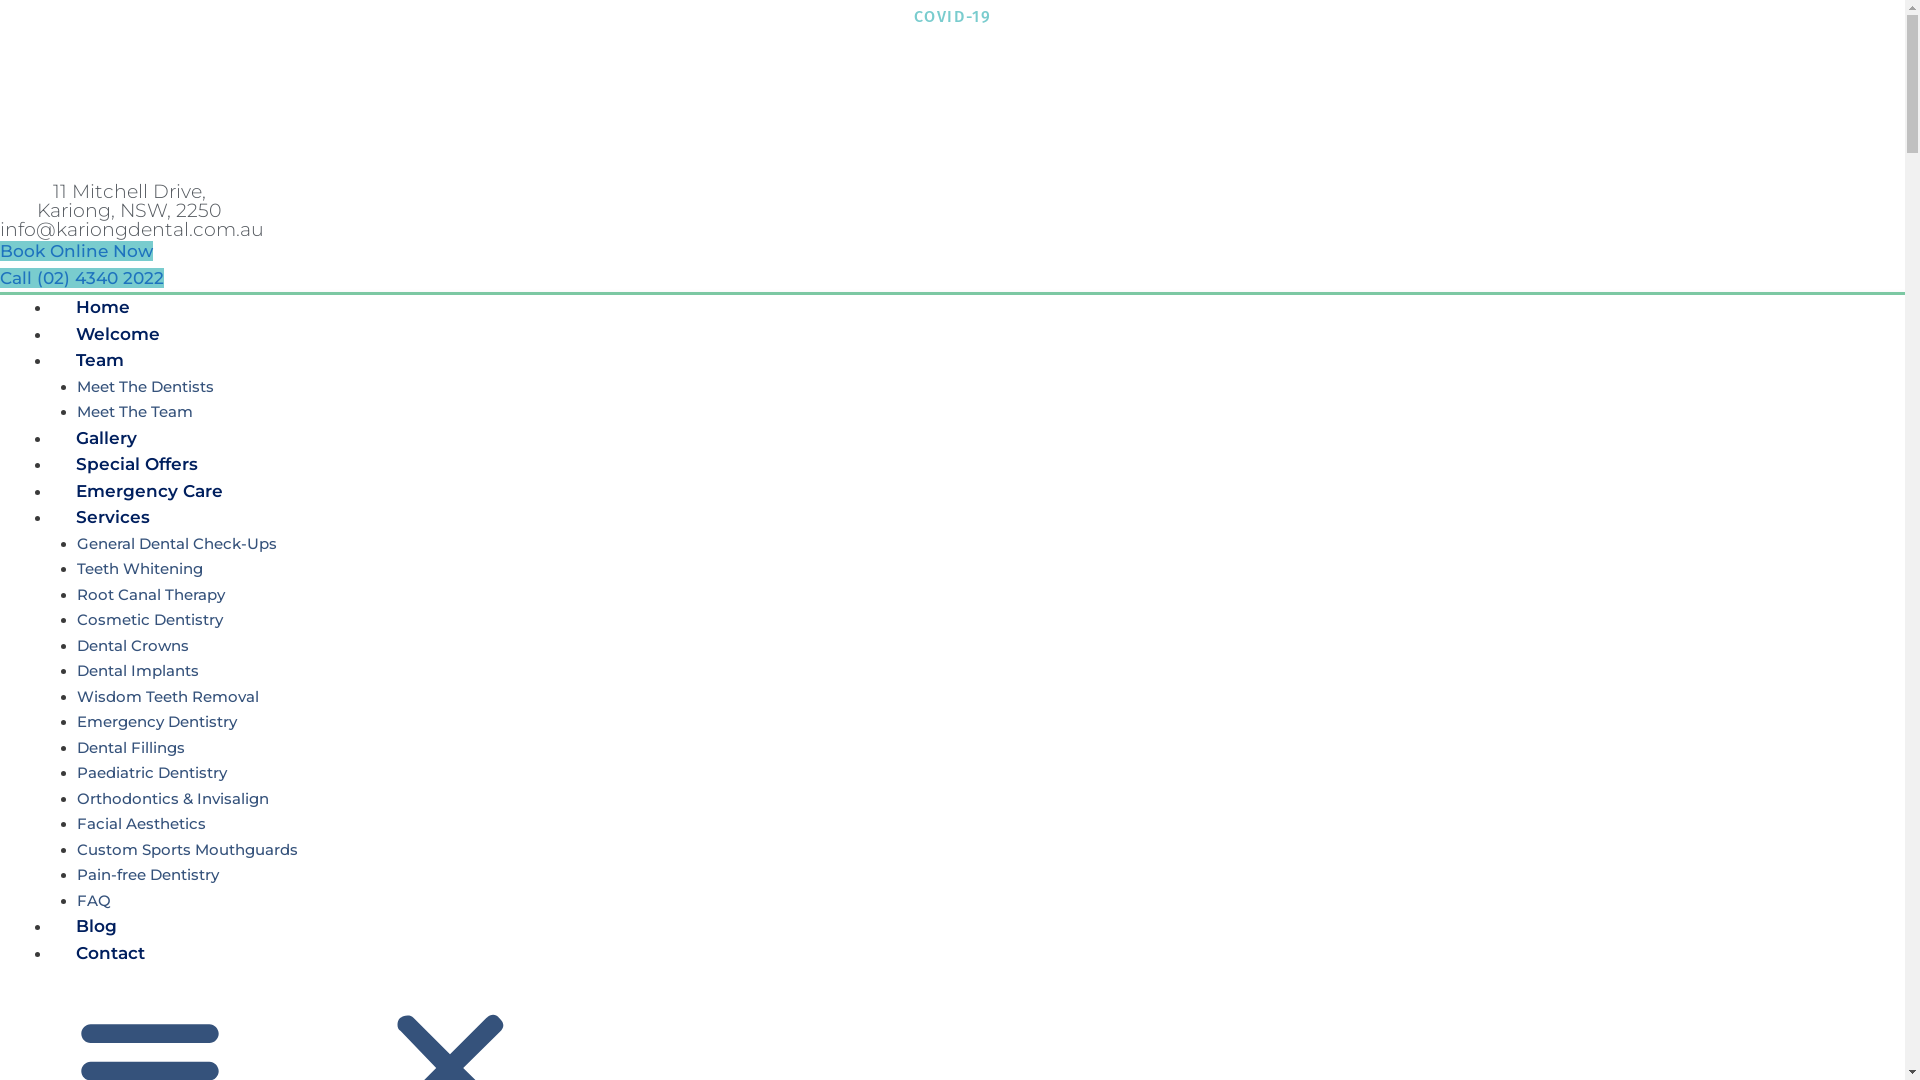  What do you see at coordinates (136, 463) in the screenshot?
I see `'Special Offers'` at bounding box center [136, 463].